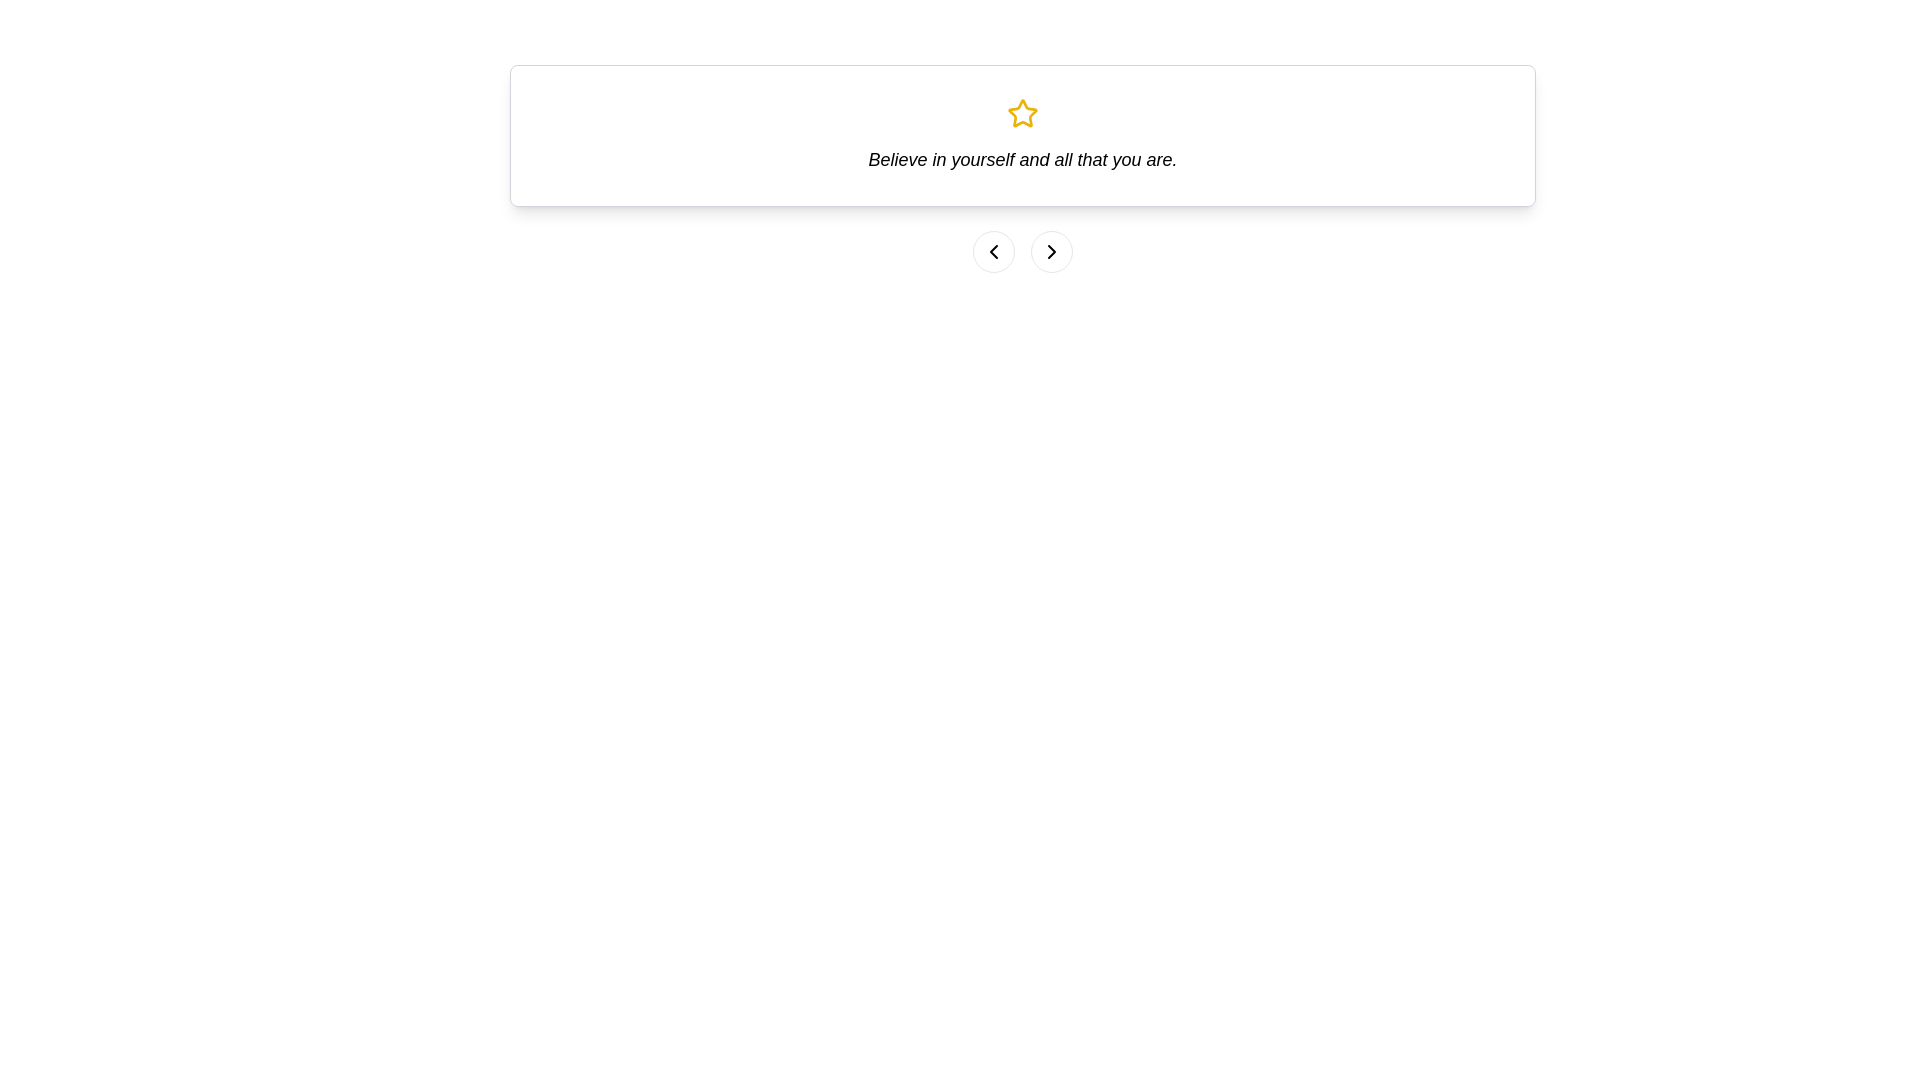 The image size is (1920, 1080). What do you see at coordinates (1050, 250) in the screenshot?
I see `the circular button with a right-pointing chevron icon located to the right of the left-pointing chevron button in the navigation controls below a motivational quote on the card` at bounding box center [1050, 250].